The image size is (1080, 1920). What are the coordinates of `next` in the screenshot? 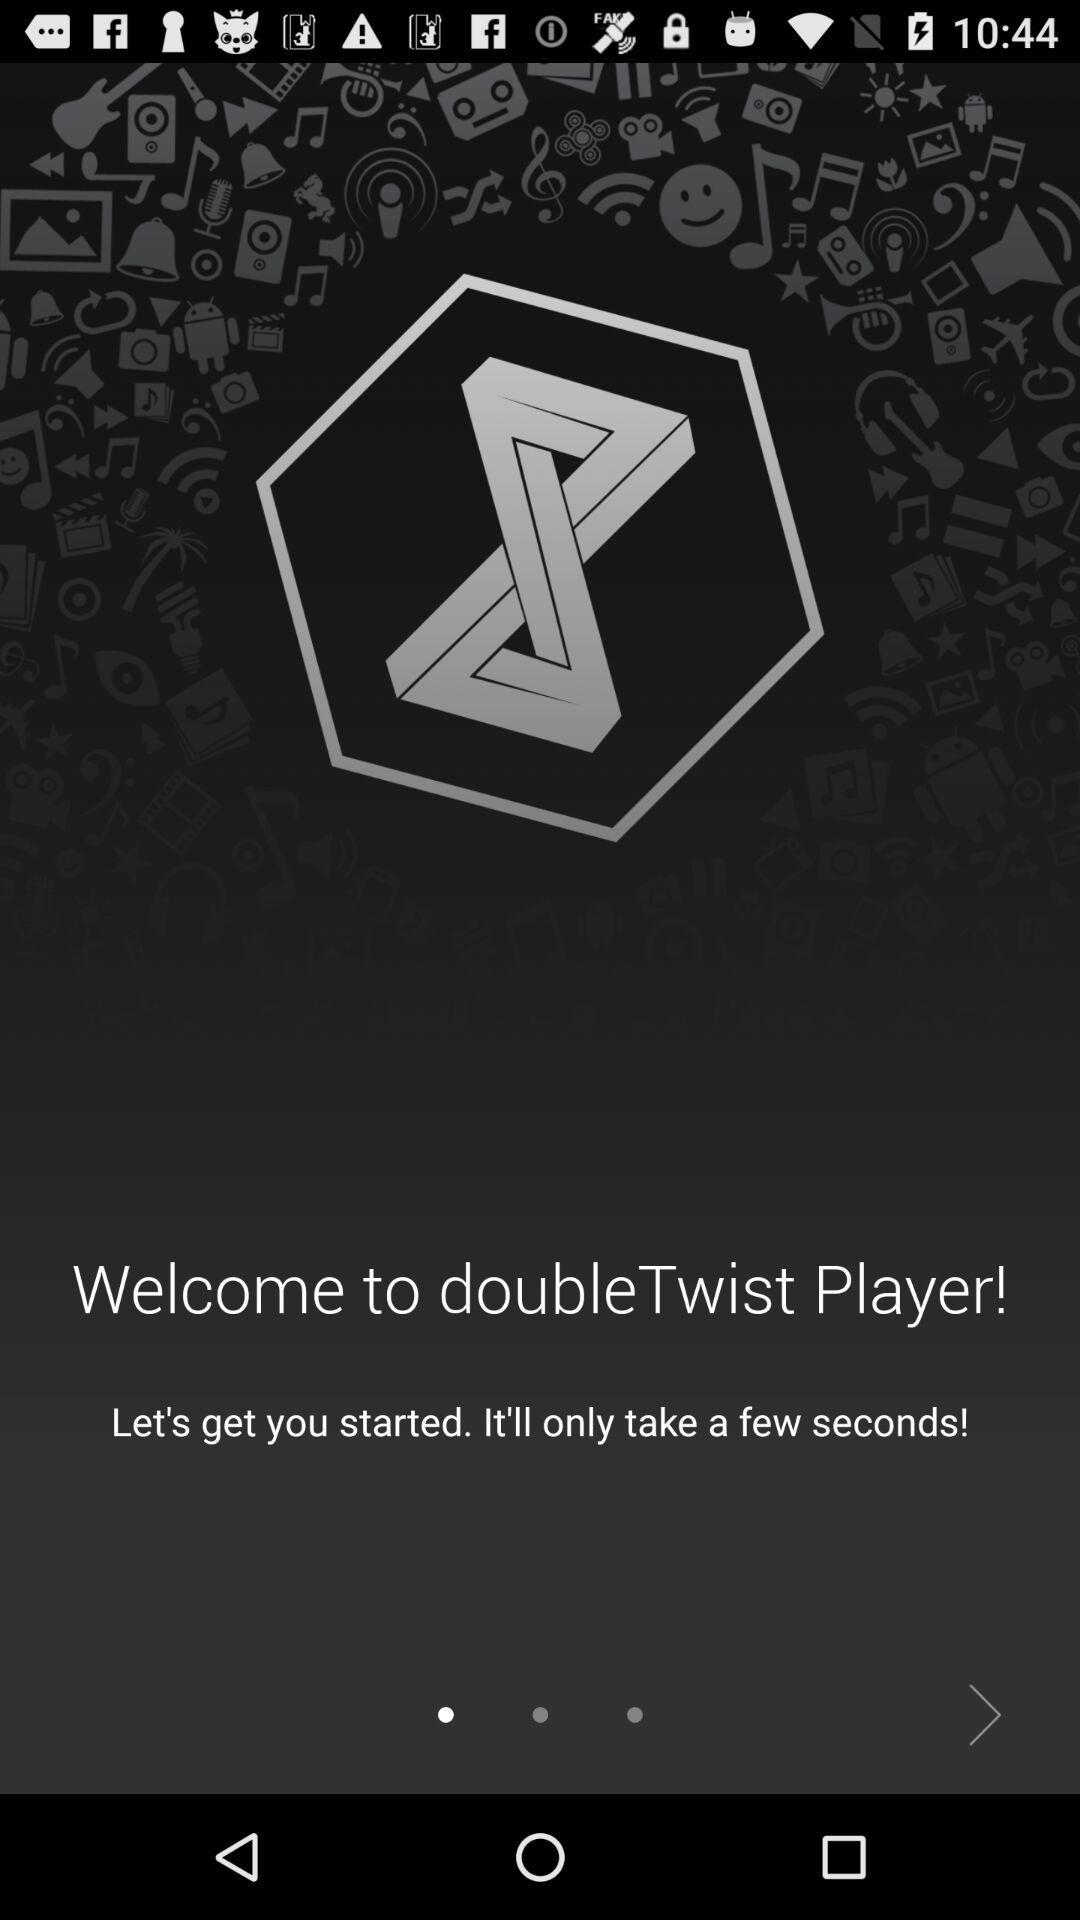 It's located at (984, 1714).